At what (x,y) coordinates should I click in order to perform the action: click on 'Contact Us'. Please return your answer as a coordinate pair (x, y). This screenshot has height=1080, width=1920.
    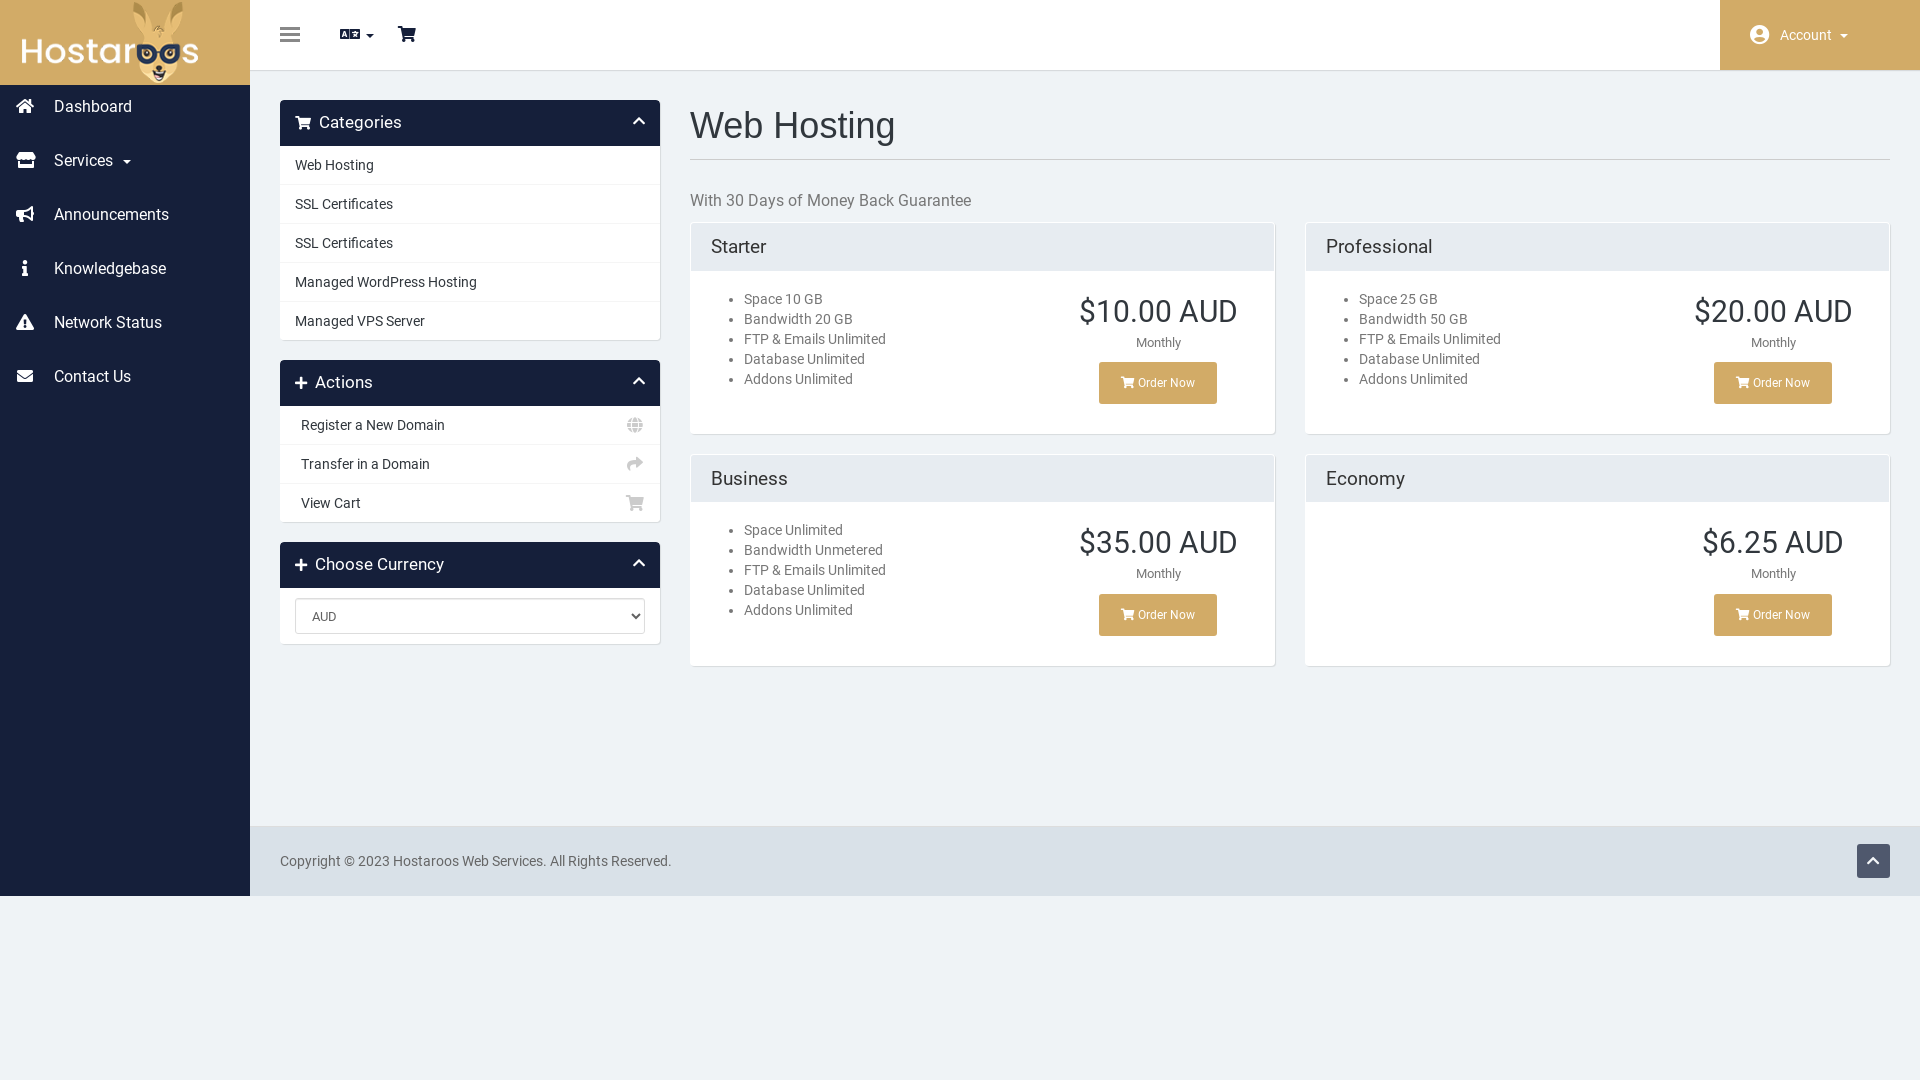
    Looking at the image, I should click on (123, 377).